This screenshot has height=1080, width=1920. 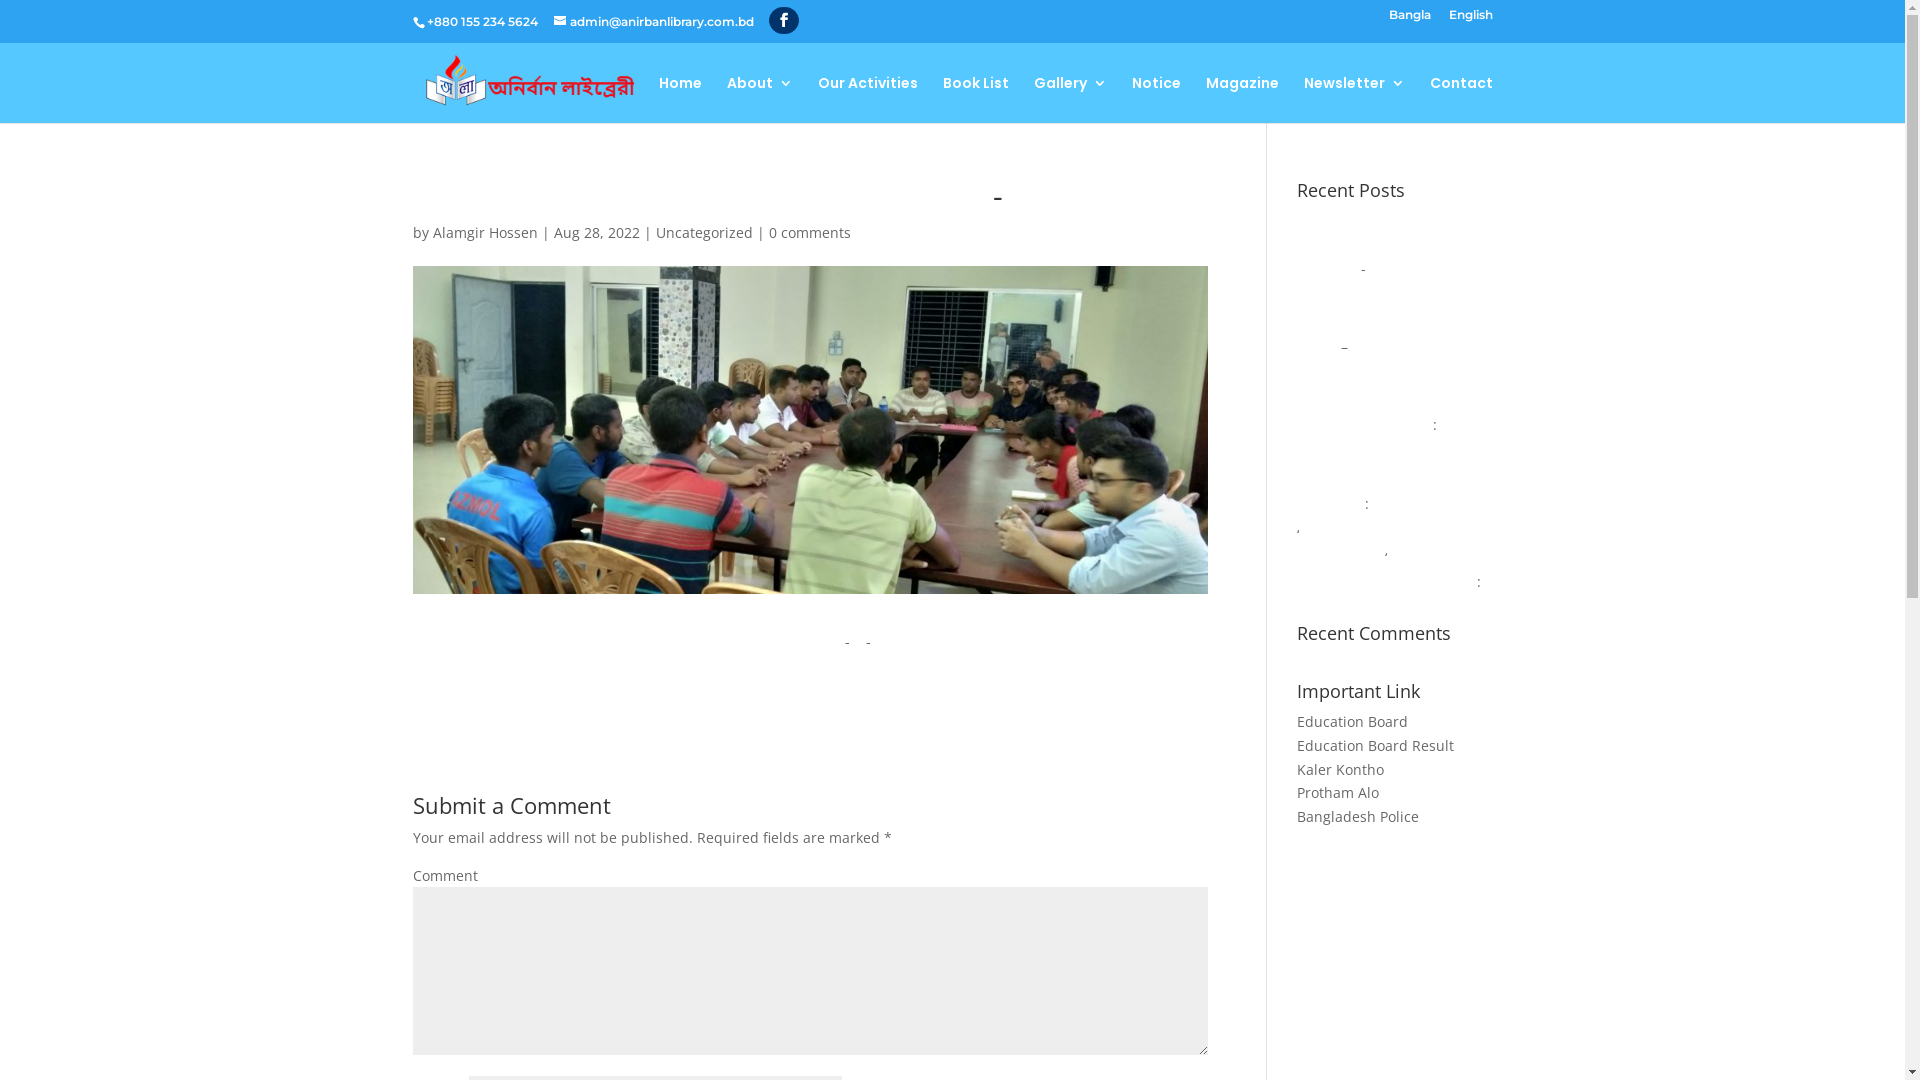 What do you see at coordinates (656, 231) in the screenshot?
I see `'Uncategorized'` at bounding box center [656, 231].